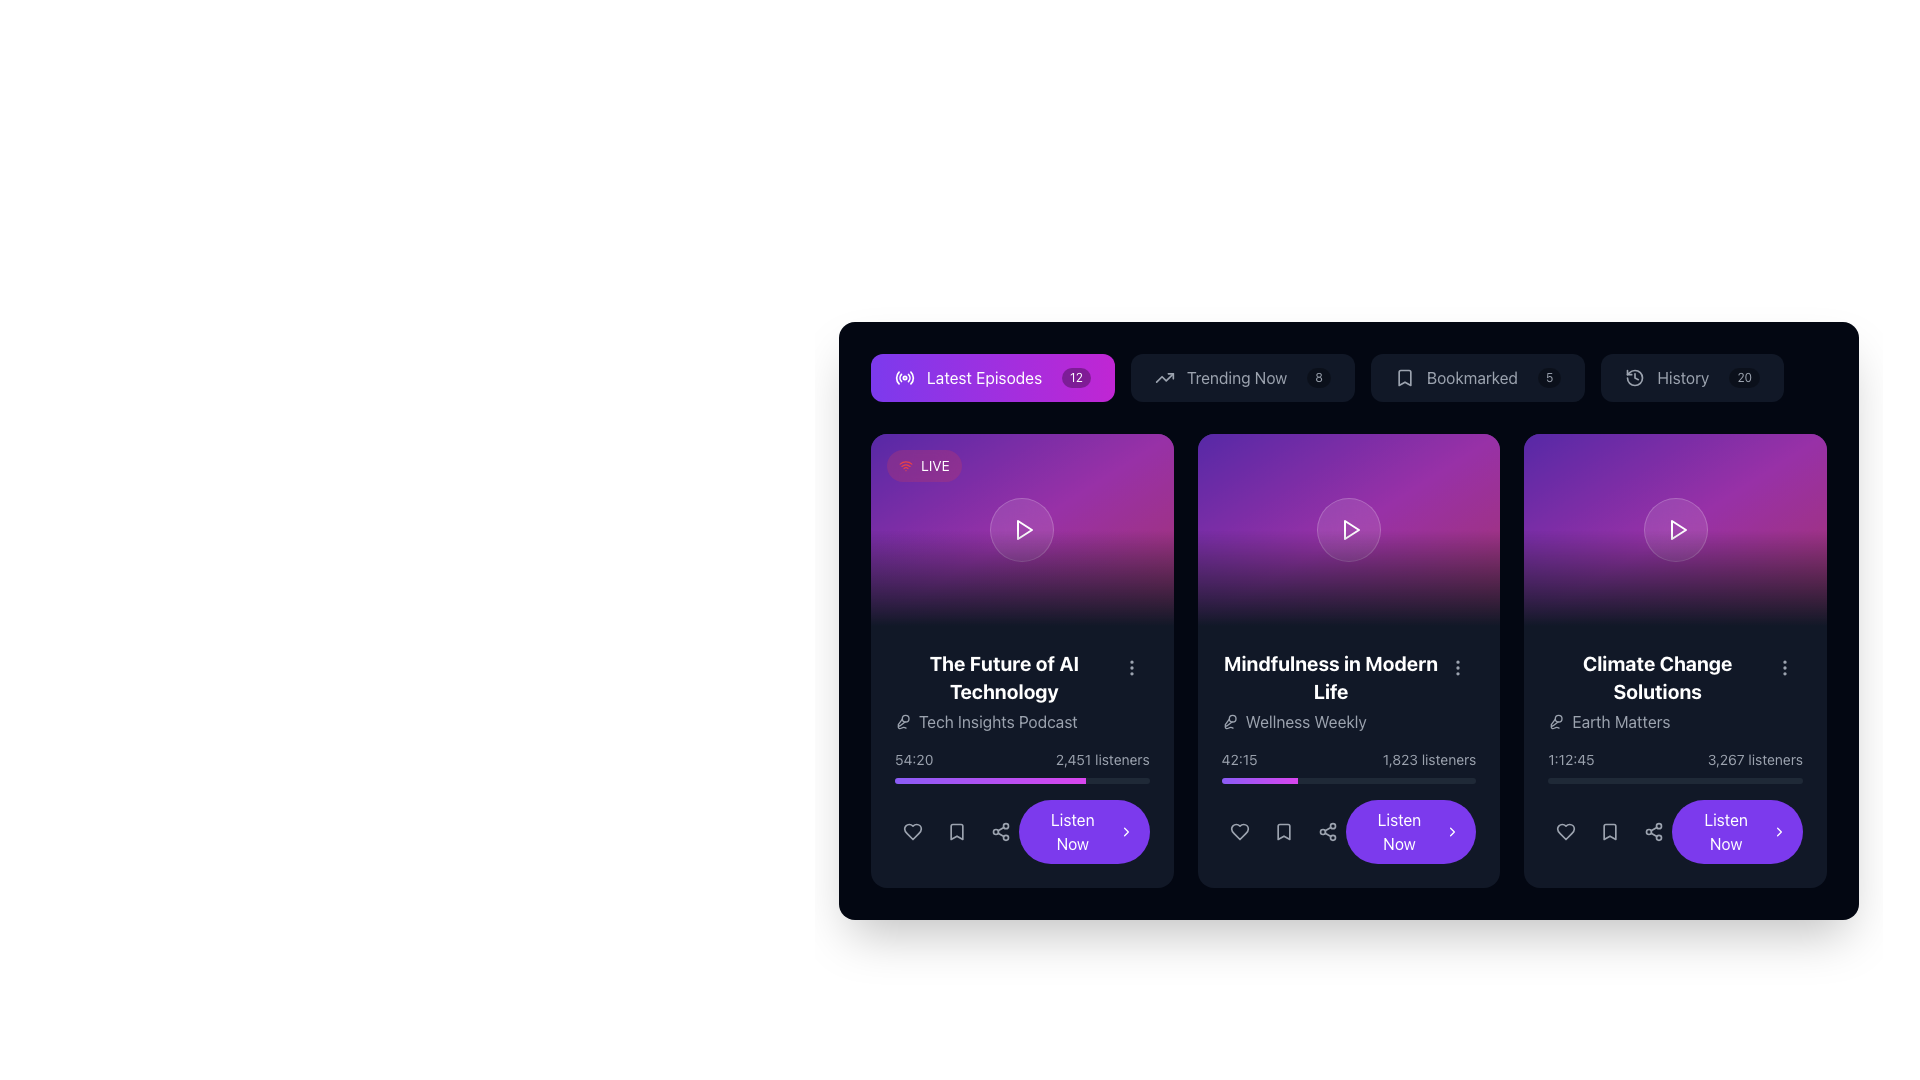 Image resolution: width=1920 pixels, height=1080 pixels. Describe the element at coordinates (990, 779) in the screenshot. I see `the progress bar, which is a solid horizontal element with a gradient color transitioning from violet` at that location.